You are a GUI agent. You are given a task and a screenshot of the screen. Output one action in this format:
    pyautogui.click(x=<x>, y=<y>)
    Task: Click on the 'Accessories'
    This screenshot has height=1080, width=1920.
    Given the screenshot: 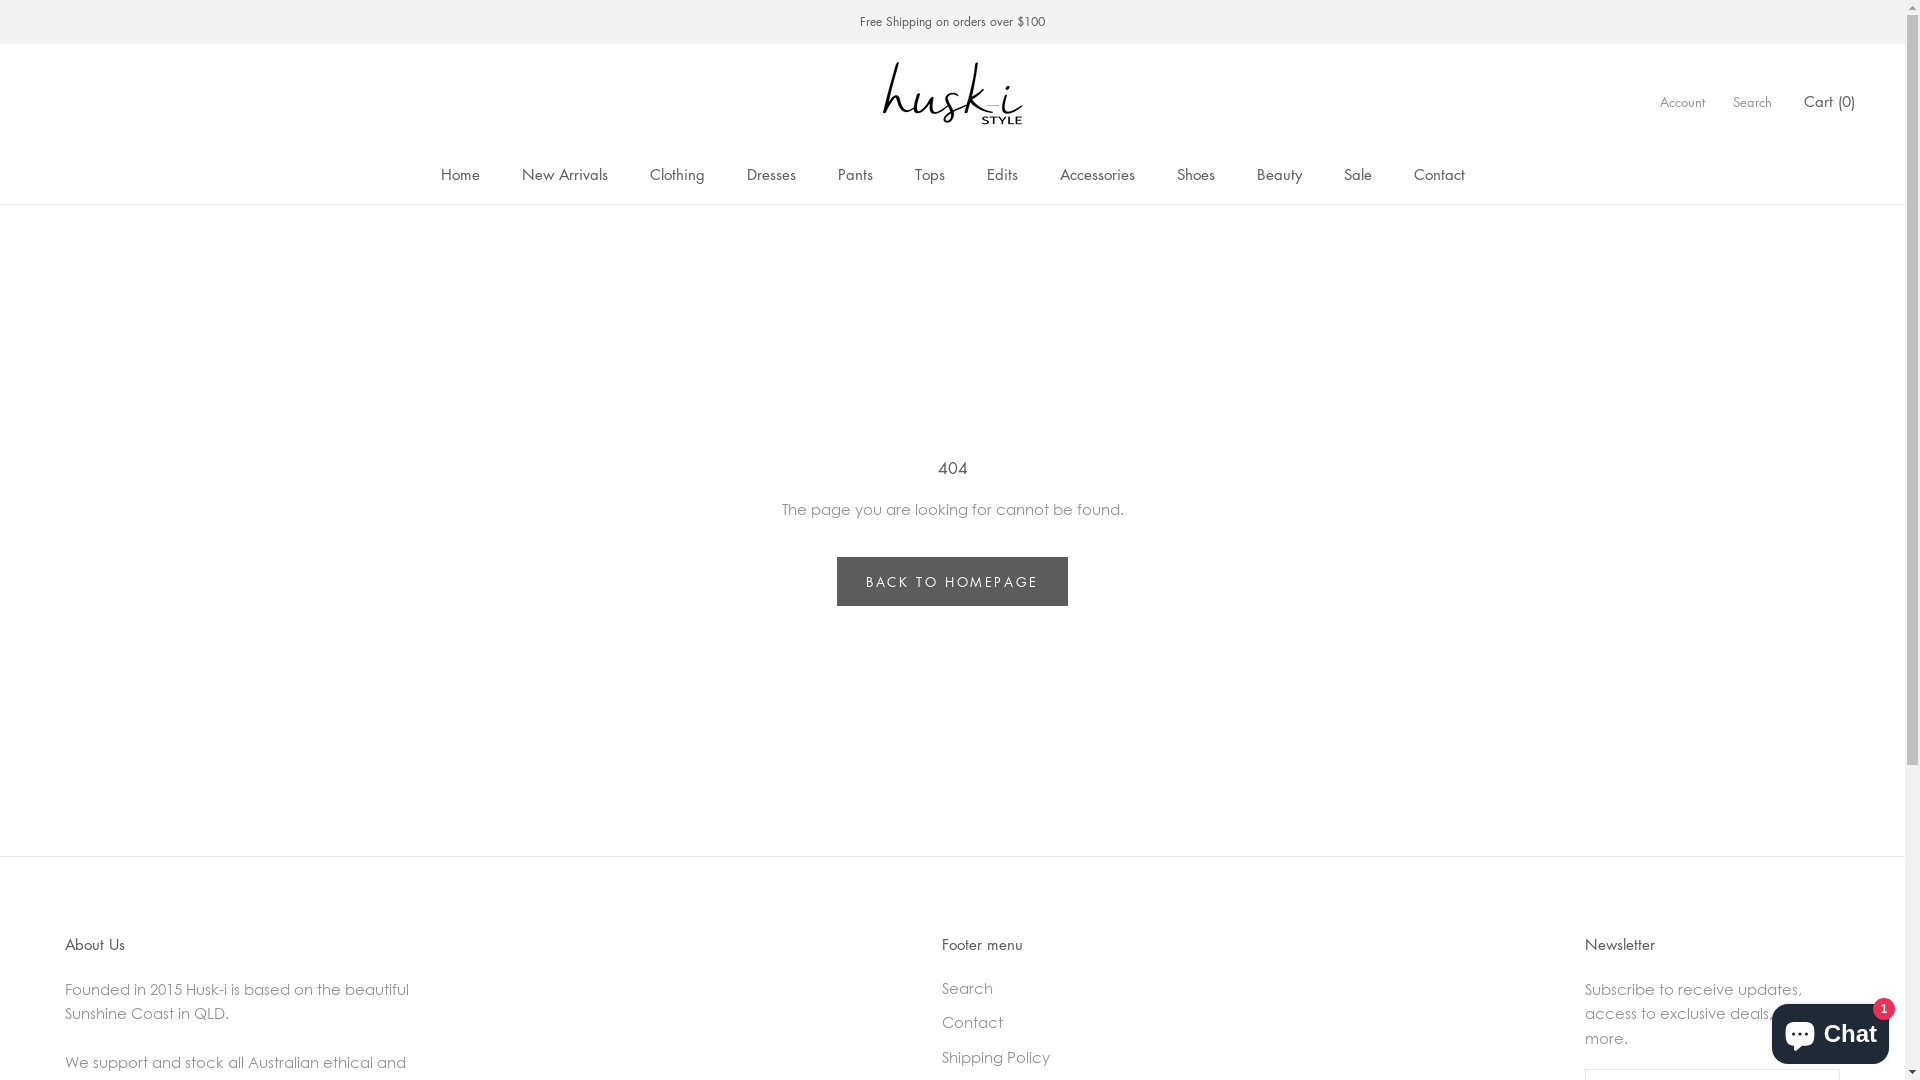 What is the action you would take?
    pyautogui.click(x=1096, y=172)
    